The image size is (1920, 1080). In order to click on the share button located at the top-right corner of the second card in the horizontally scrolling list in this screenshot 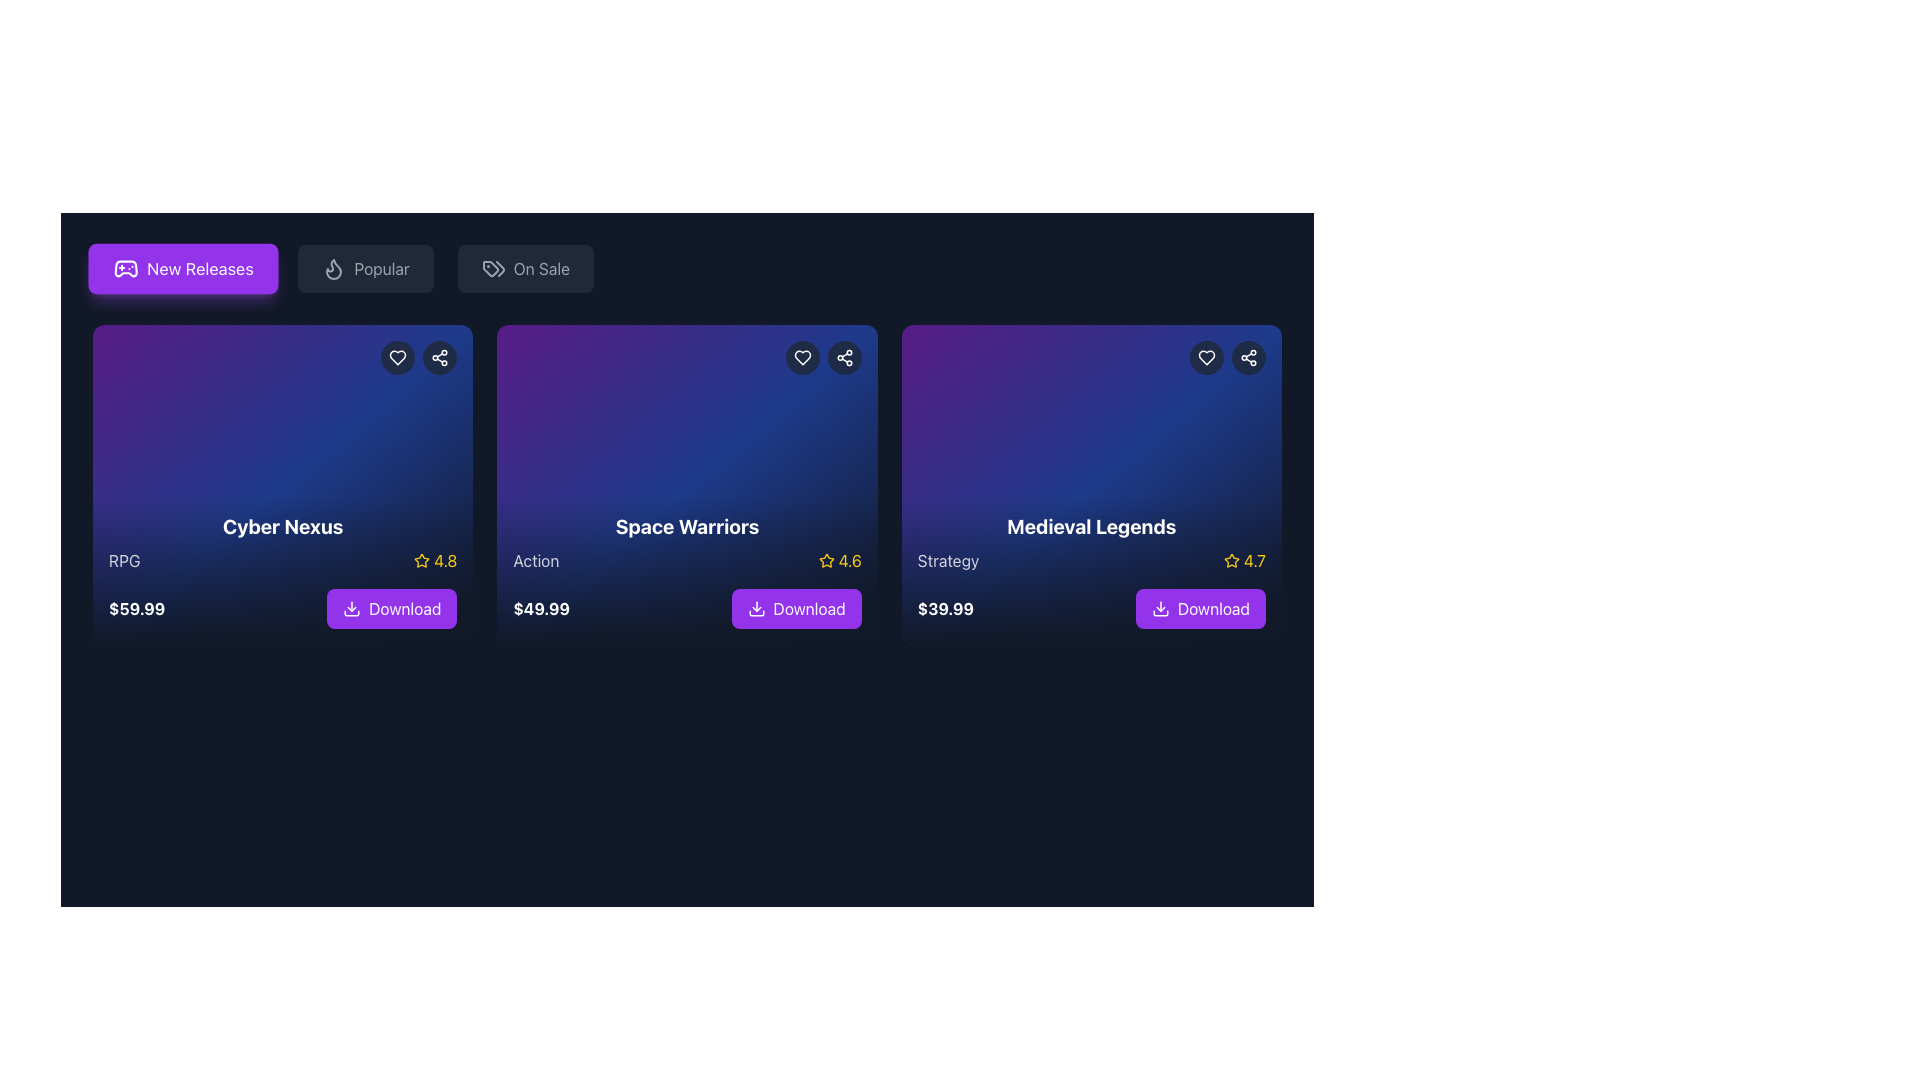, I will do `click(844, 357)`.